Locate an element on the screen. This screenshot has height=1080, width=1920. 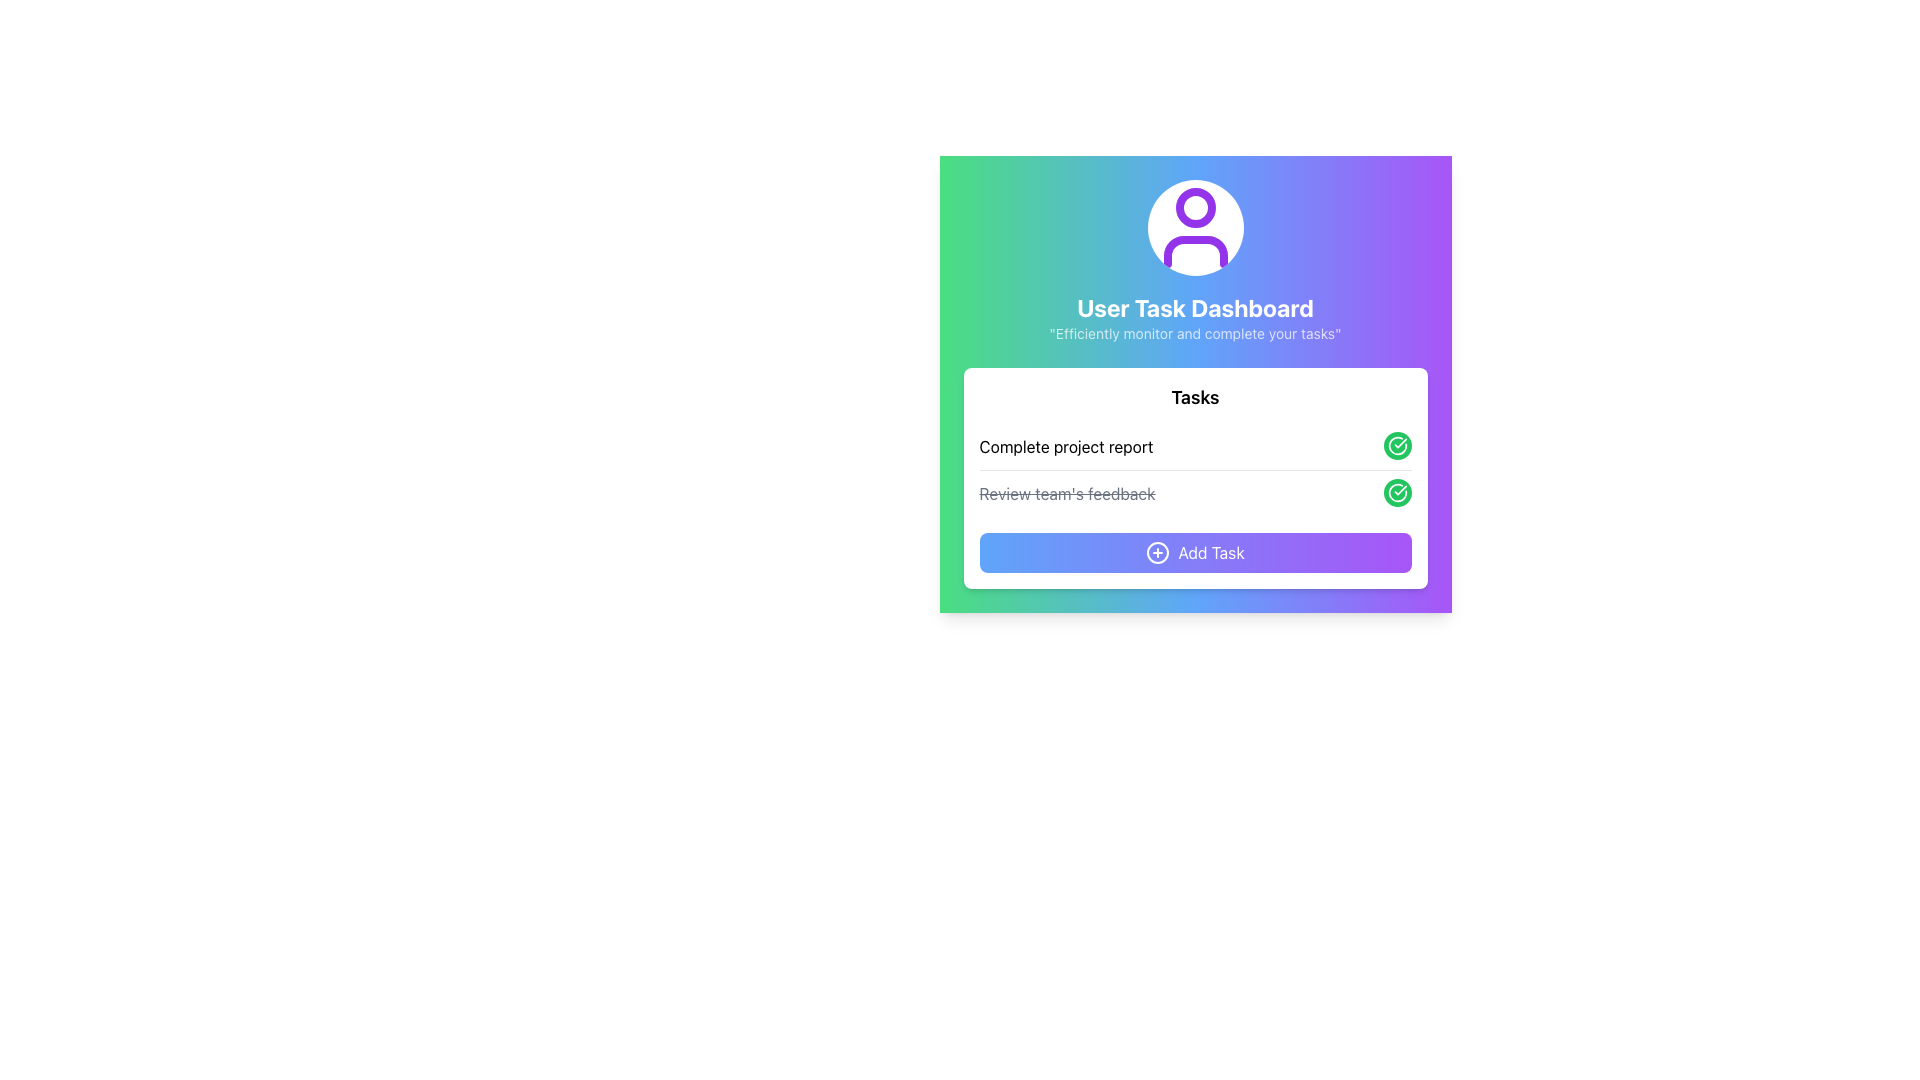
the circular green icon with a white checkmark indicating completion, located next to the task 'Review team’s feedback' is located at coordinates (1396, 445).